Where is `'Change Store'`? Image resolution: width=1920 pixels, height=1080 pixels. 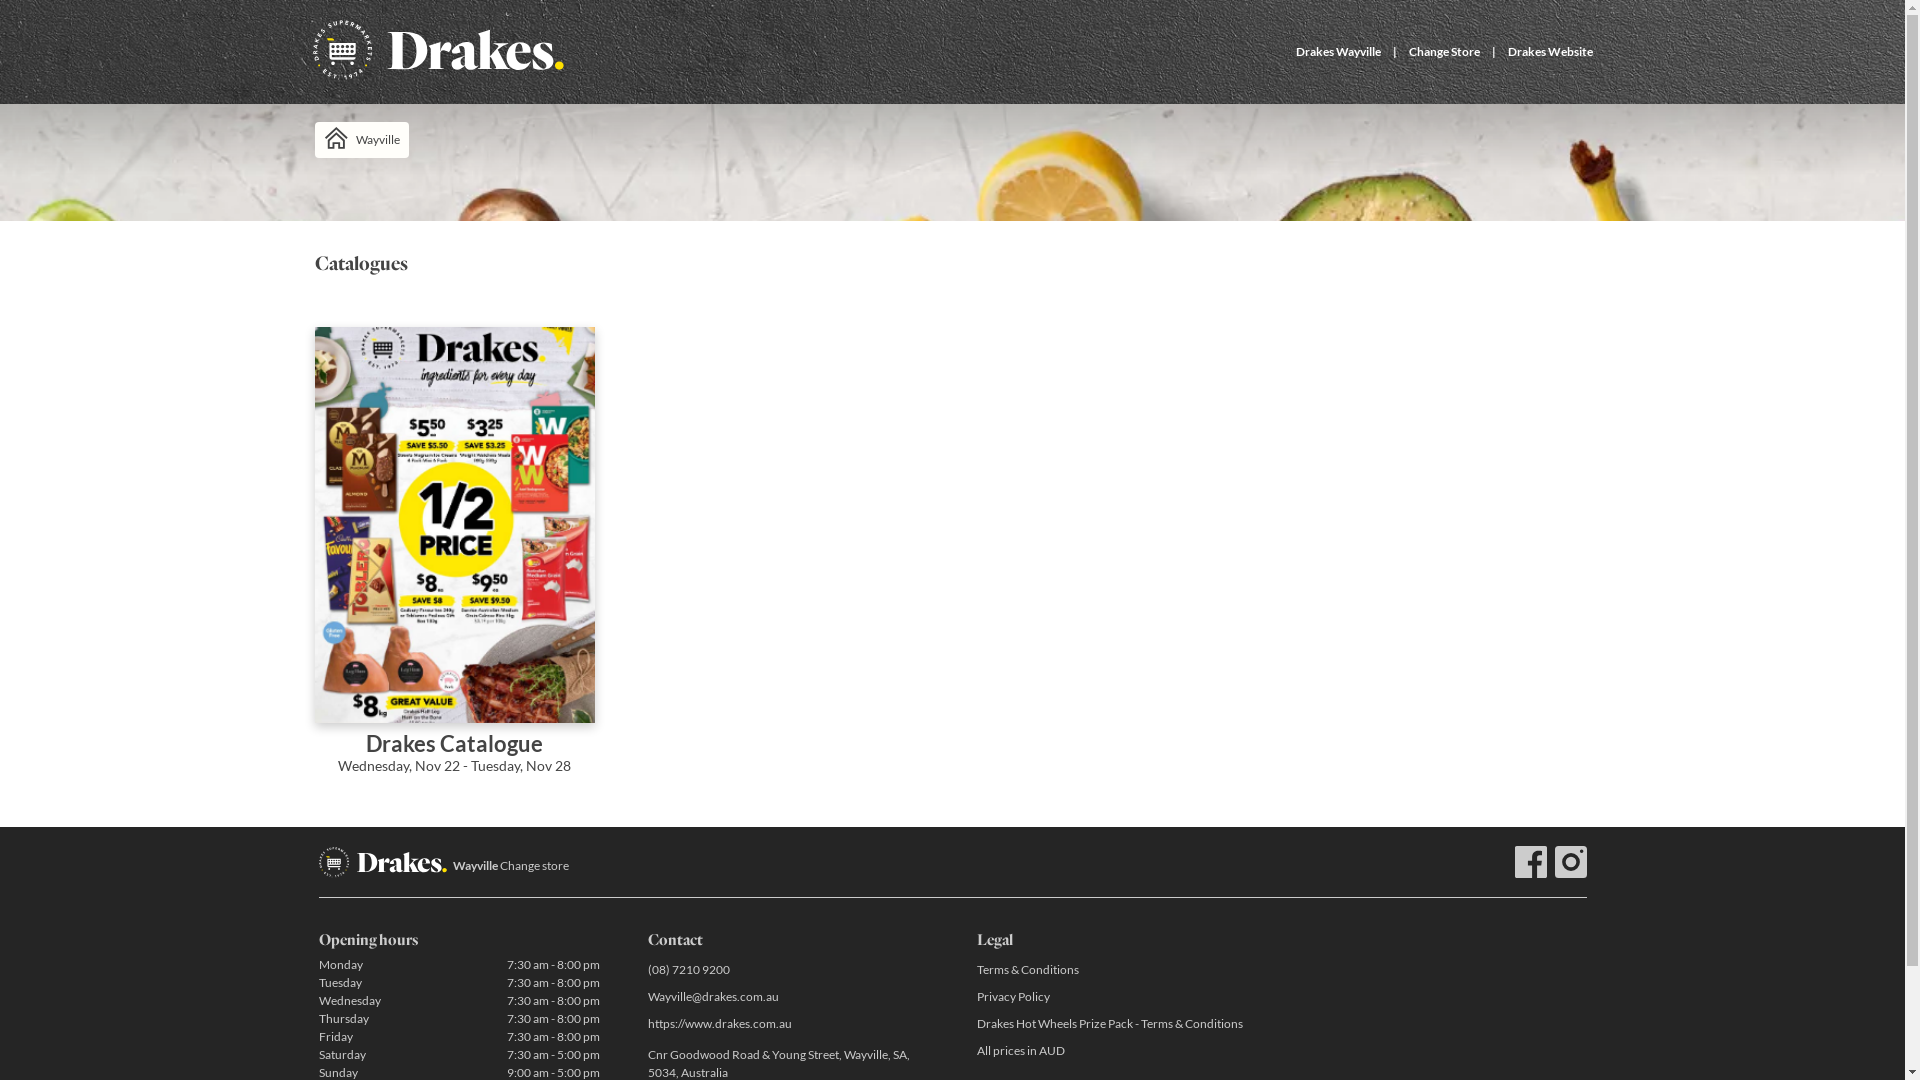 'Change Store' is located at coordinates (1443, 50).